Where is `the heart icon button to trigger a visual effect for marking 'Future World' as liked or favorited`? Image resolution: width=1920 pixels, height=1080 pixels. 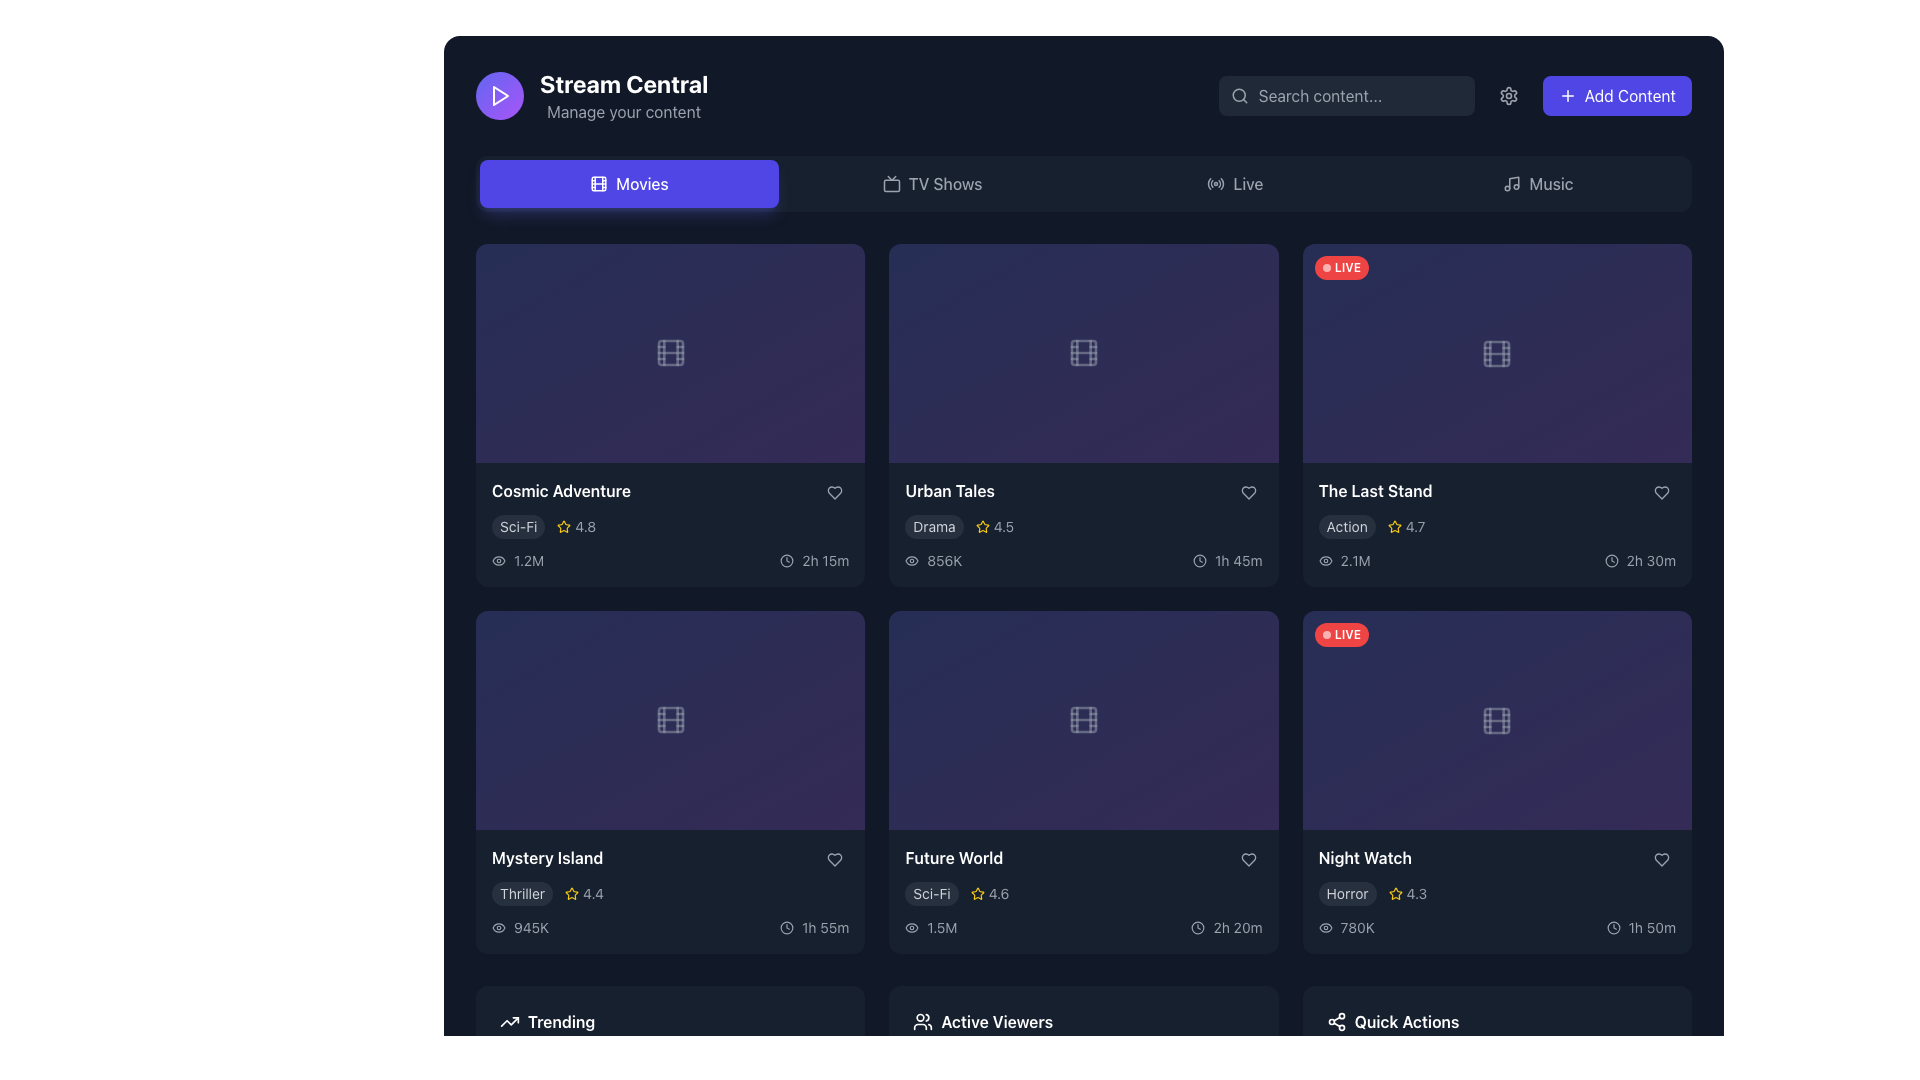 the heart icon button to trigger a visual effect for marking 'Future World' as liked or favorited is located at coordinates (1247, 859).